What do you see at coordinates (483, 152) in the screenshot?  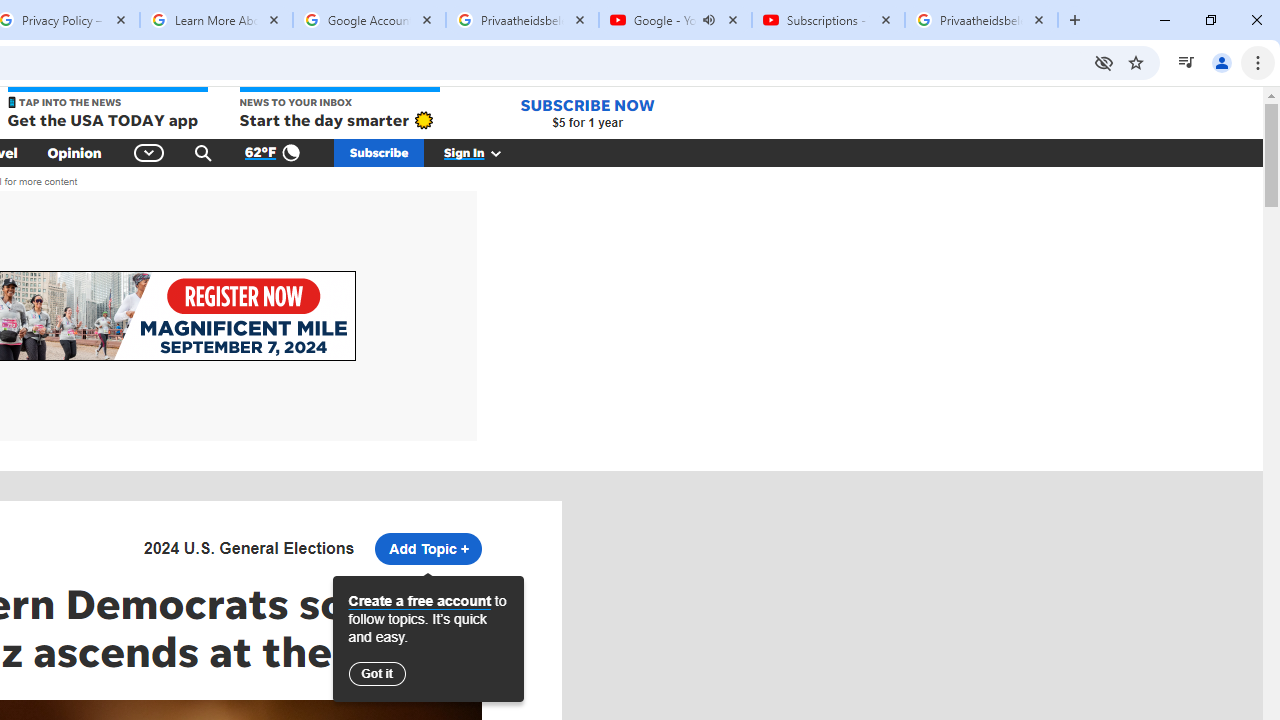 I see `'Sign In'` at bounding box center [483, 152].